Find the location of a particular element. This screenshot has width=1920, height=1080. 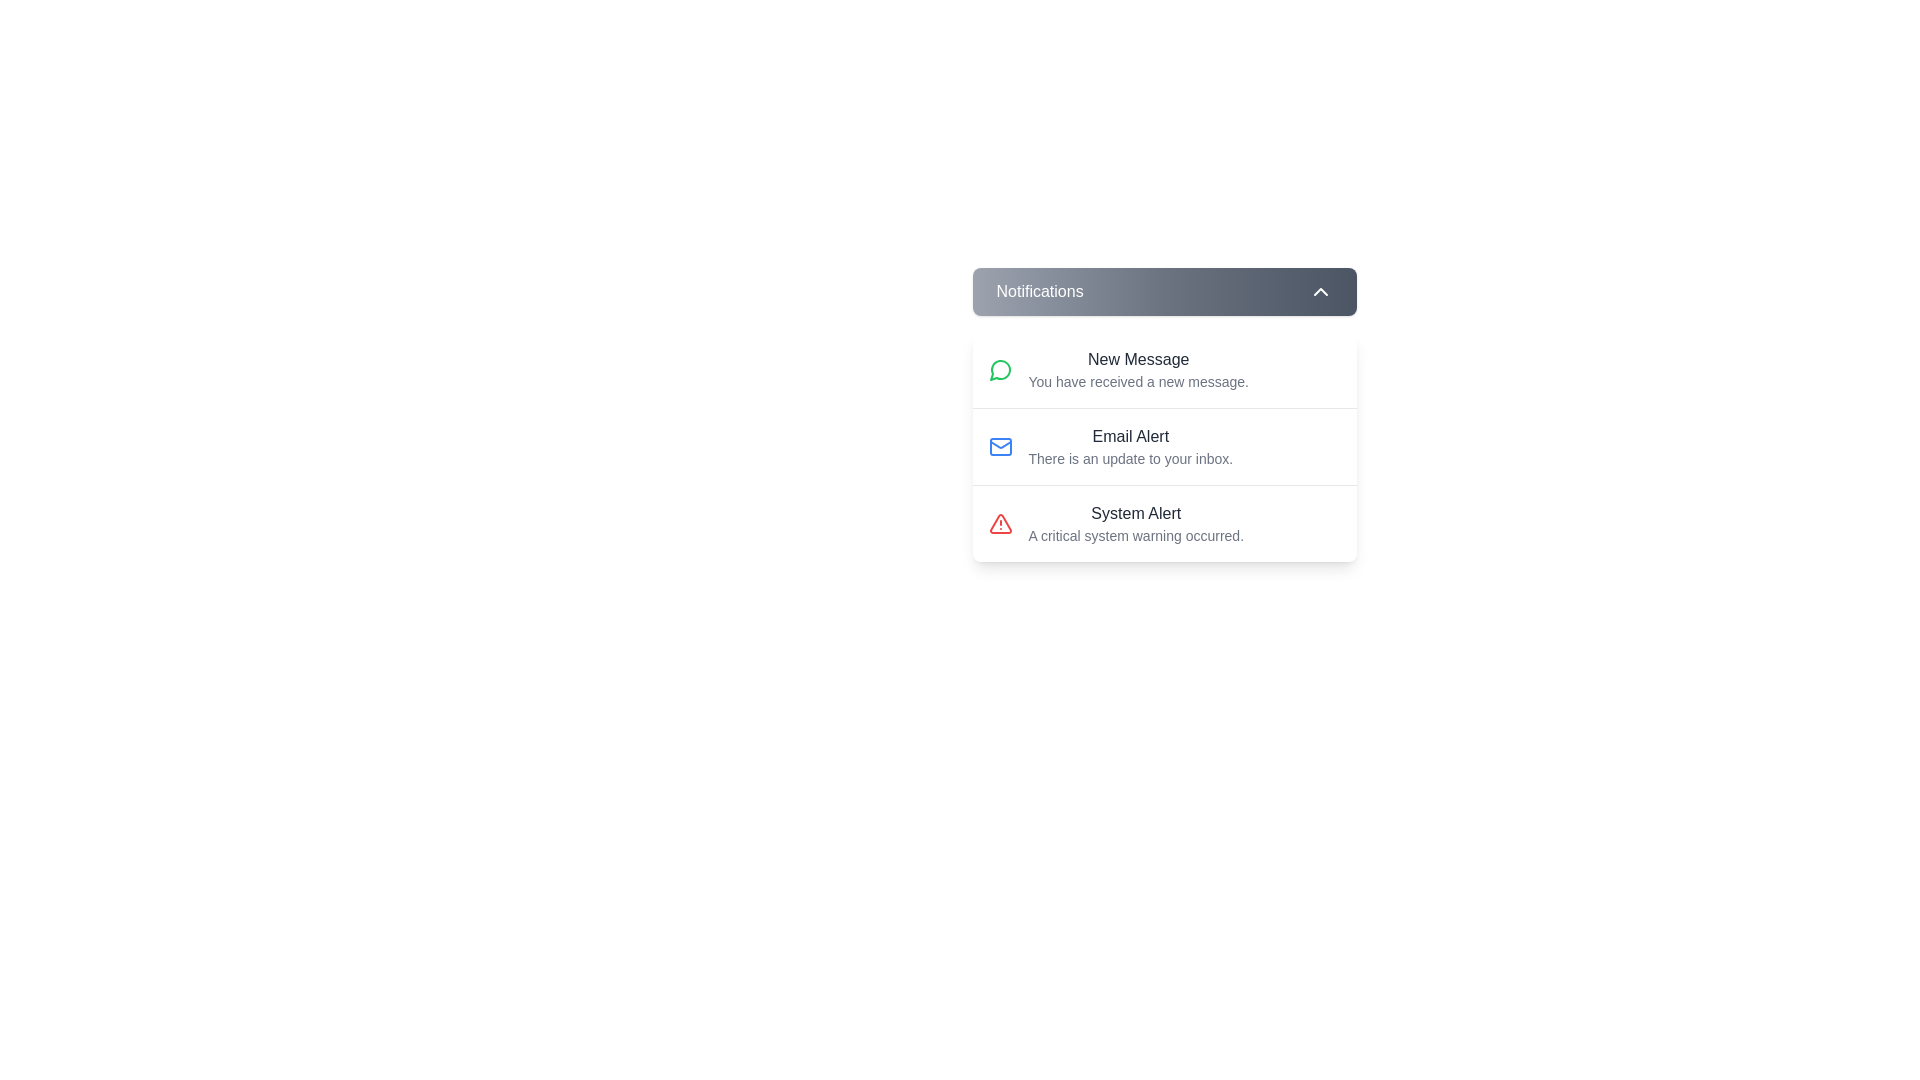

the first notification item is located at coordinates (1164, 370).